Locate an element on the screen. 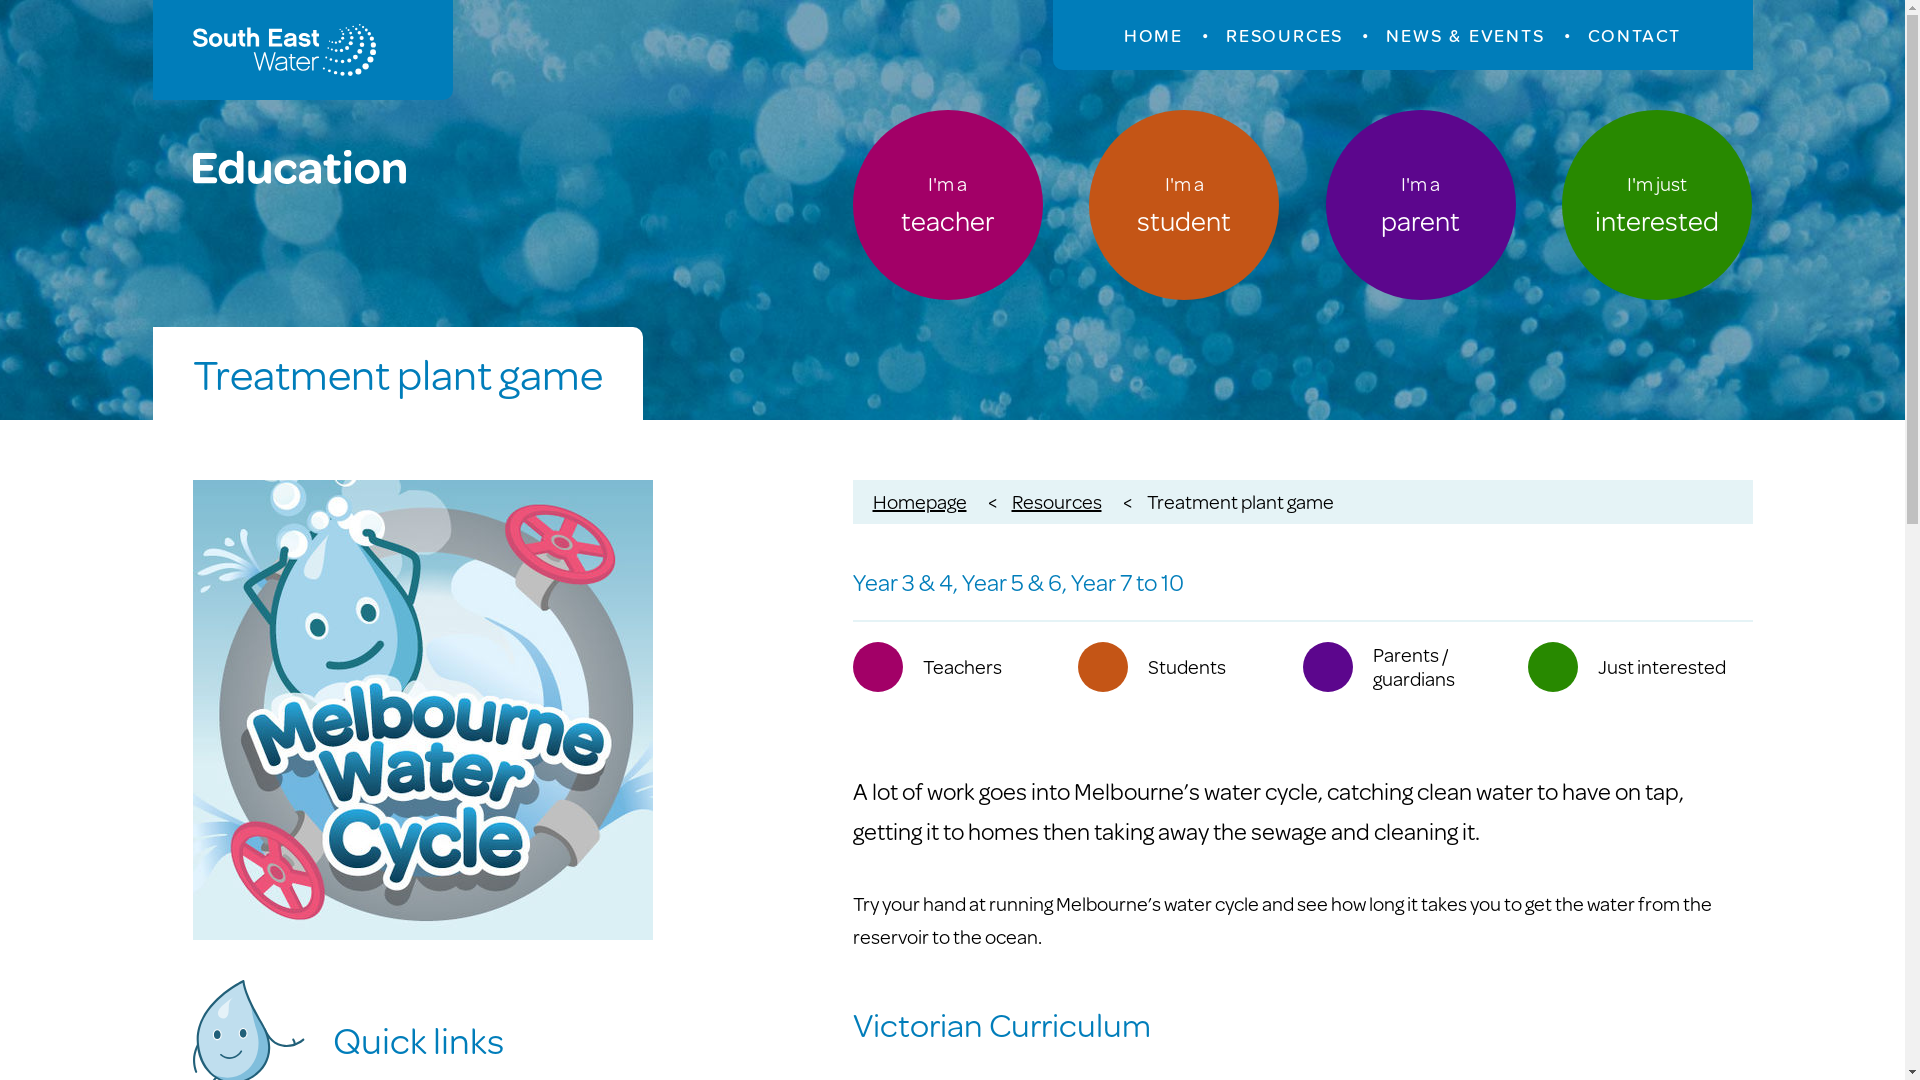 The width and height of the screenshot is (1920, 1080). 'I'm a is located at coordinates (1184, 204).